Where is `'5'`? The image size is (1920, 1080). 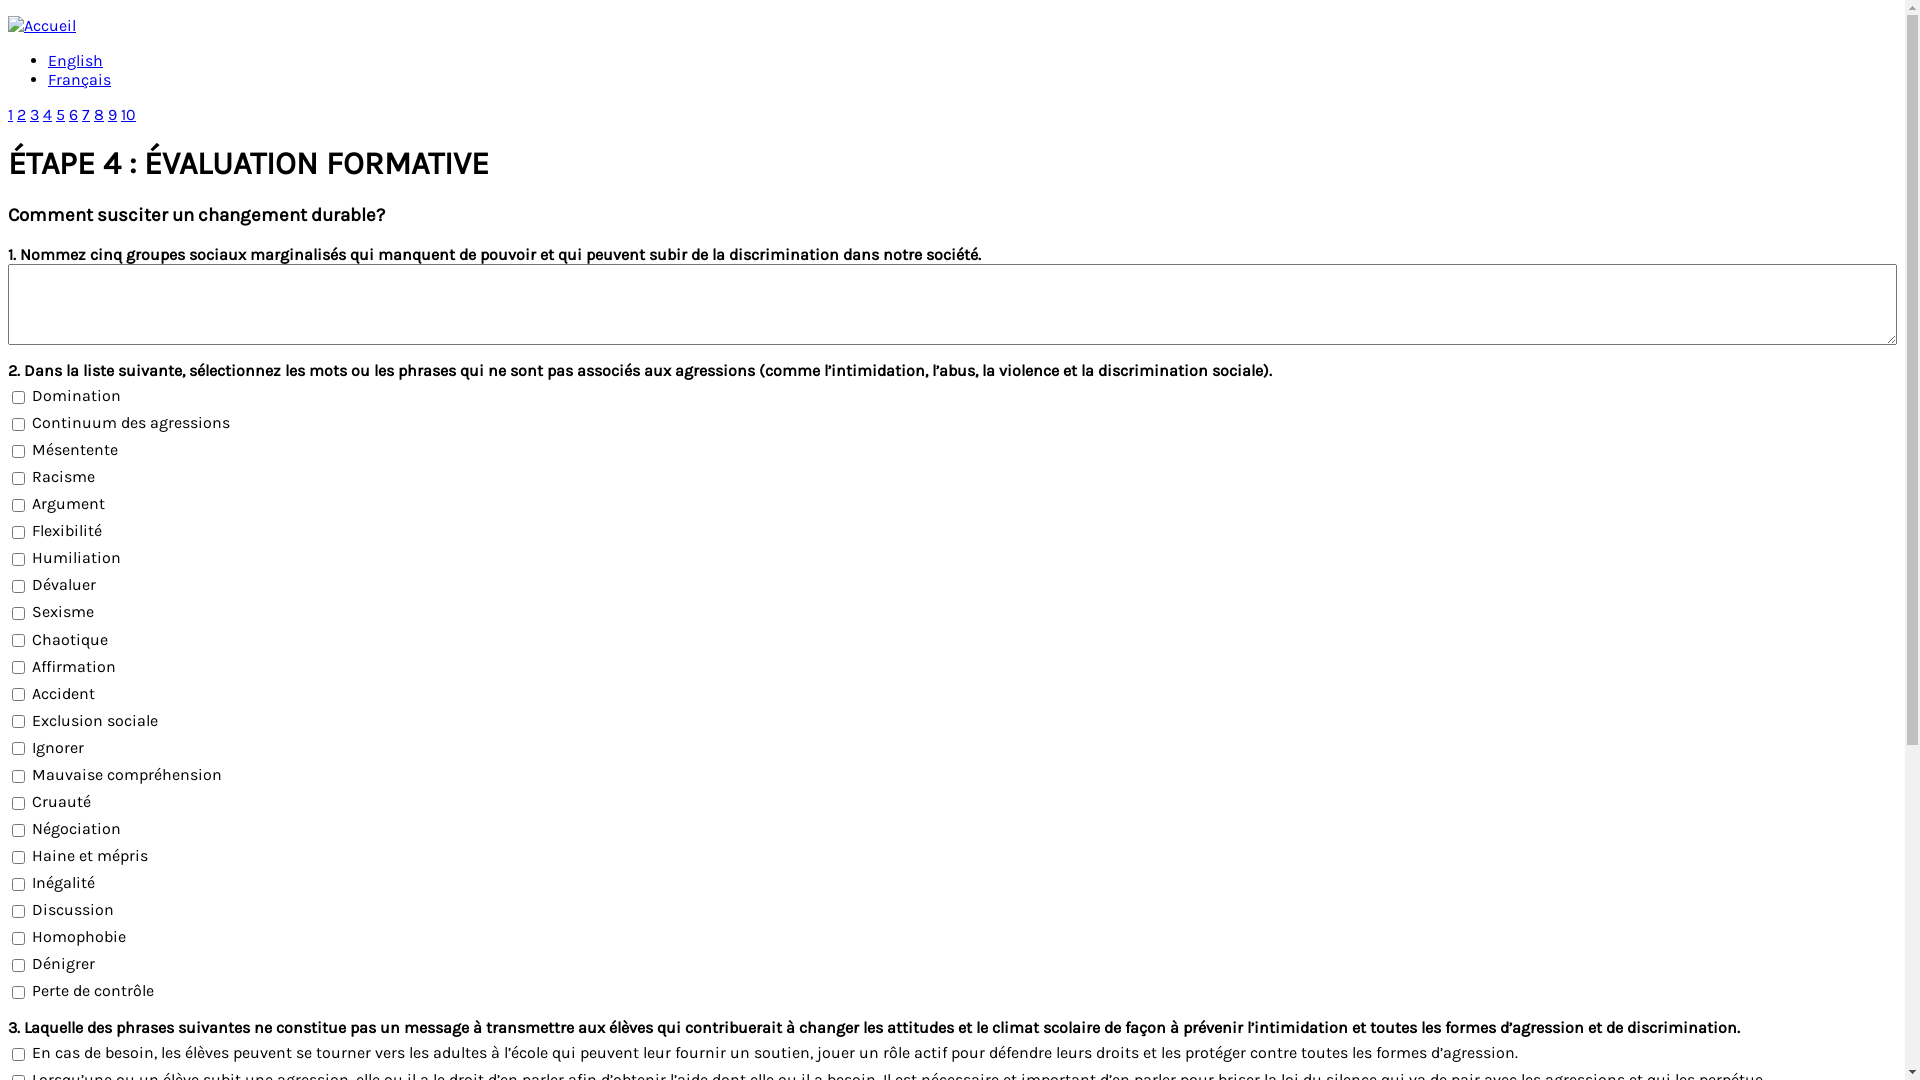
'5' is located at coordinates (60, 114).